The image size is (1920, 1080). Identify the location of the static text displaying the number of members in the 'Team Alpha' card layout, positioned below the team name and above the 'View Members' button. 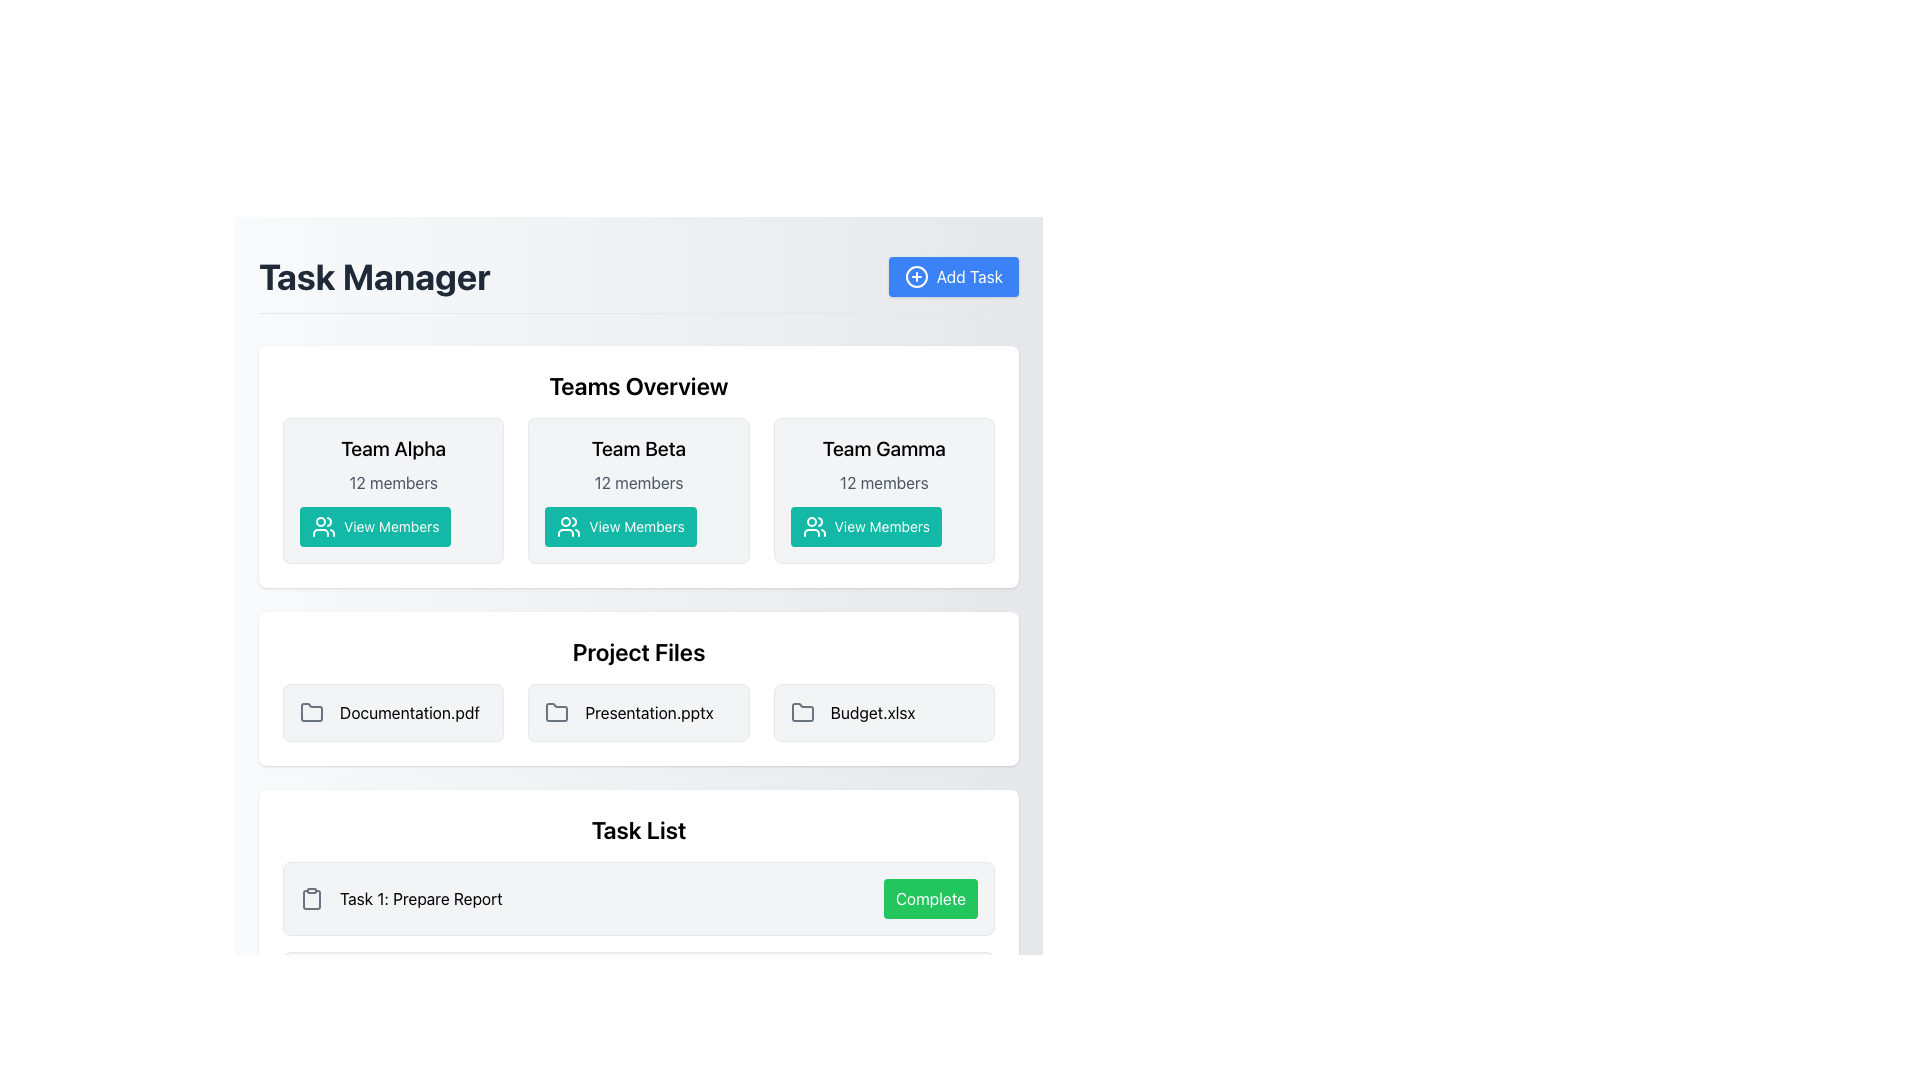
(393, 482).